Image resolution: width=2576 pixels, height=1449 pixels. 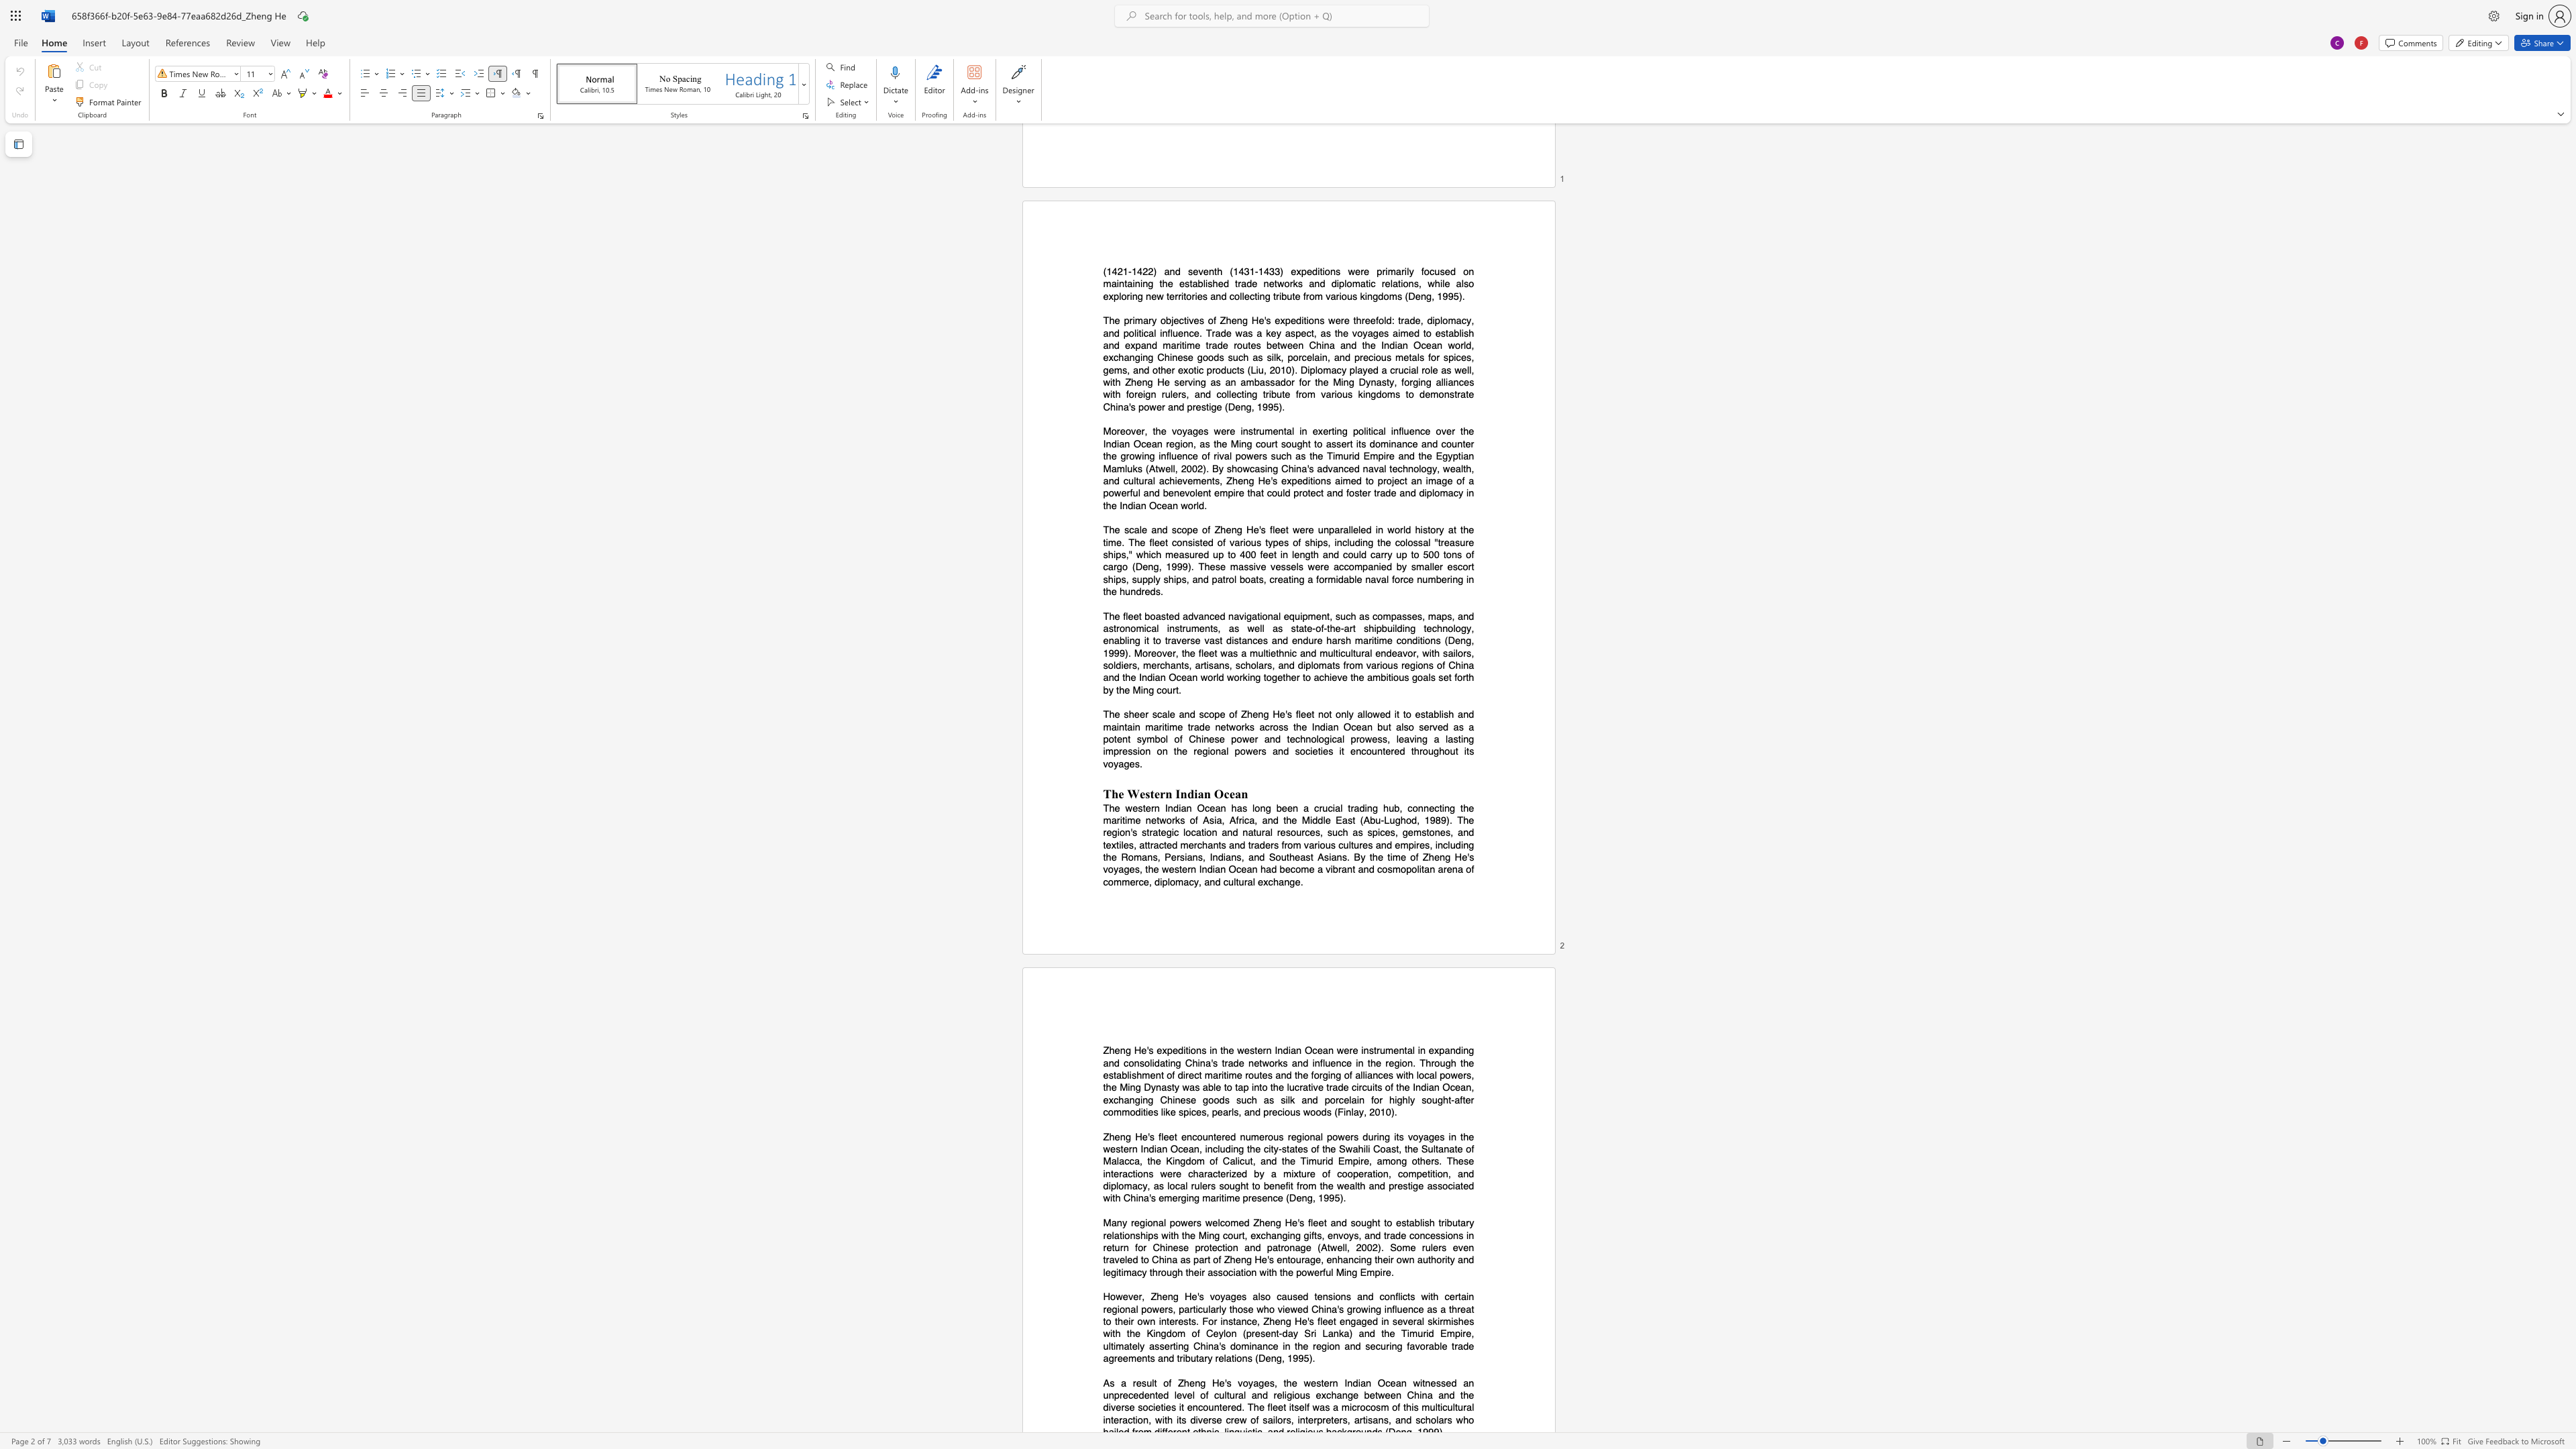 I want to click on the space between the continuous character "e" and "g" in the text, so click(x=1138, y=1222).